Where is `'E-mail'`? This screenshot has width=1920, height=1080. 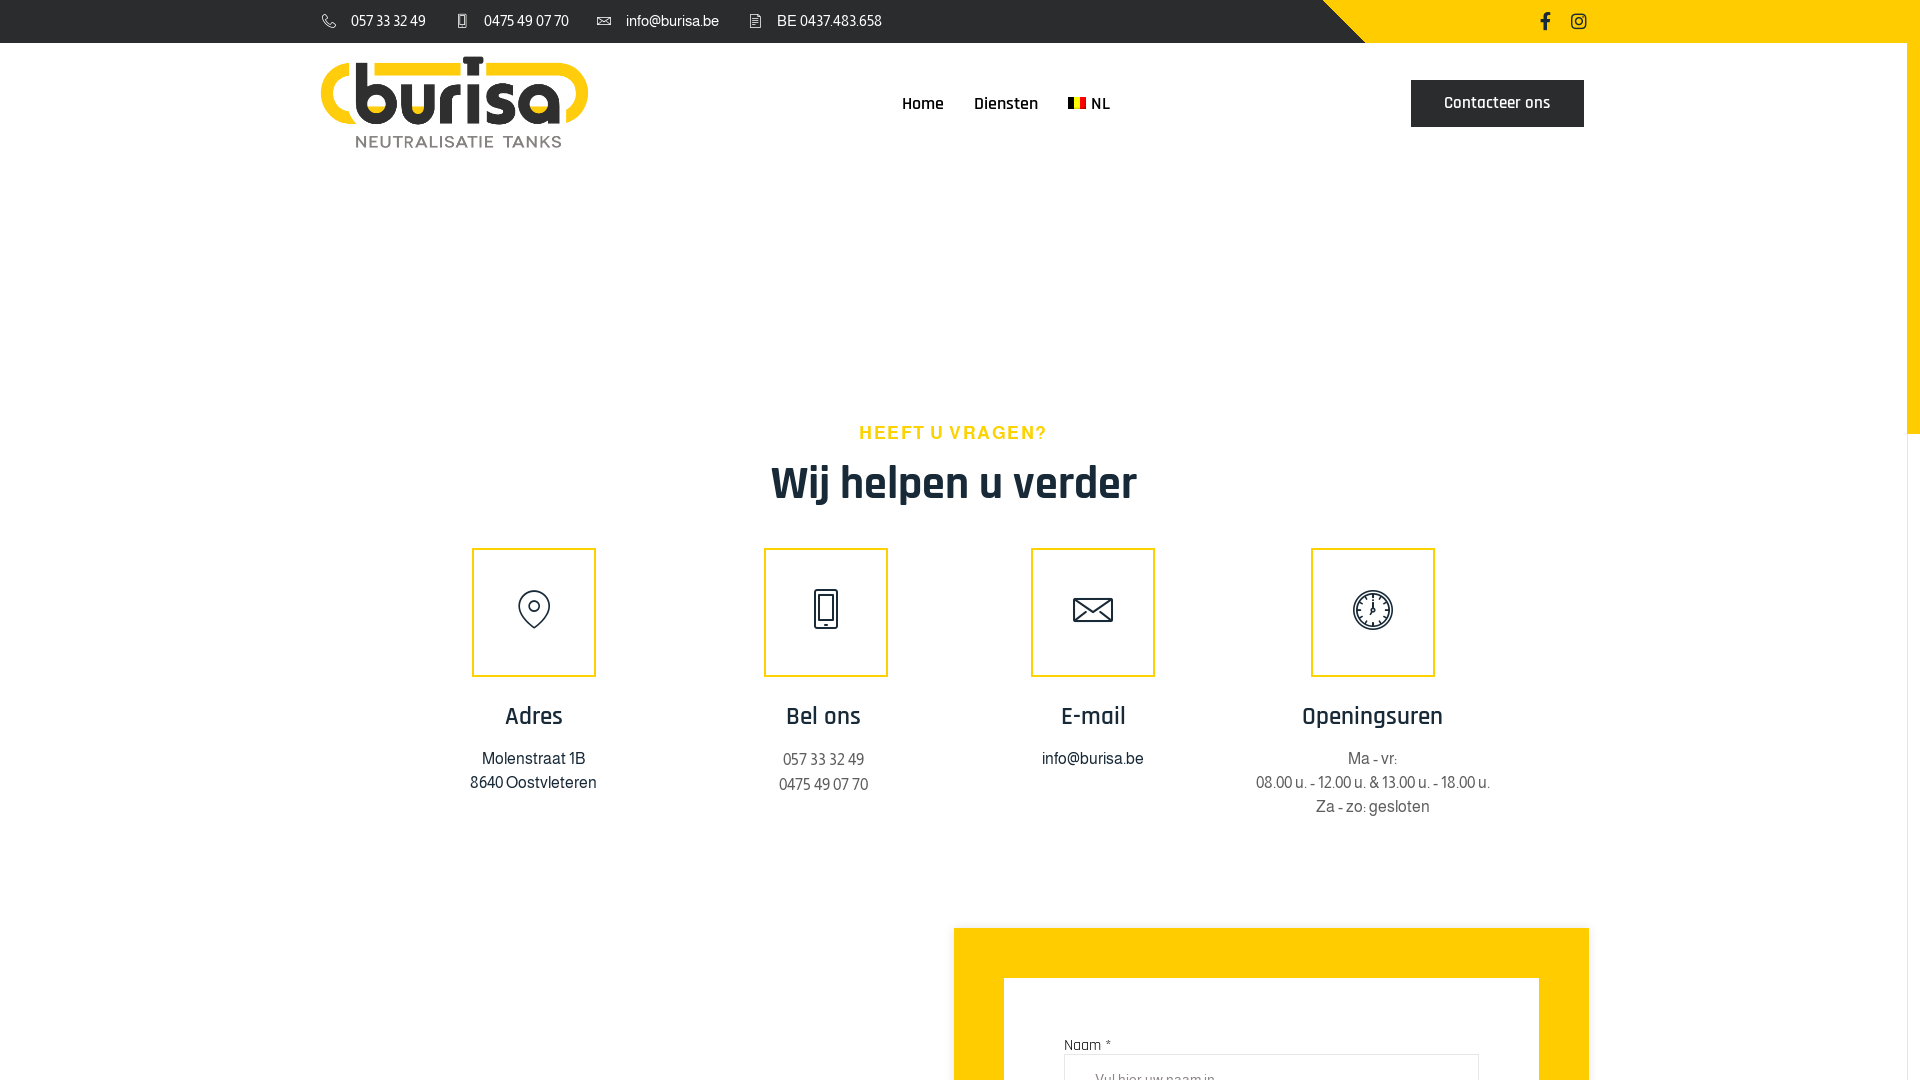
'E-mail' is located at coordinates (1092, 716).